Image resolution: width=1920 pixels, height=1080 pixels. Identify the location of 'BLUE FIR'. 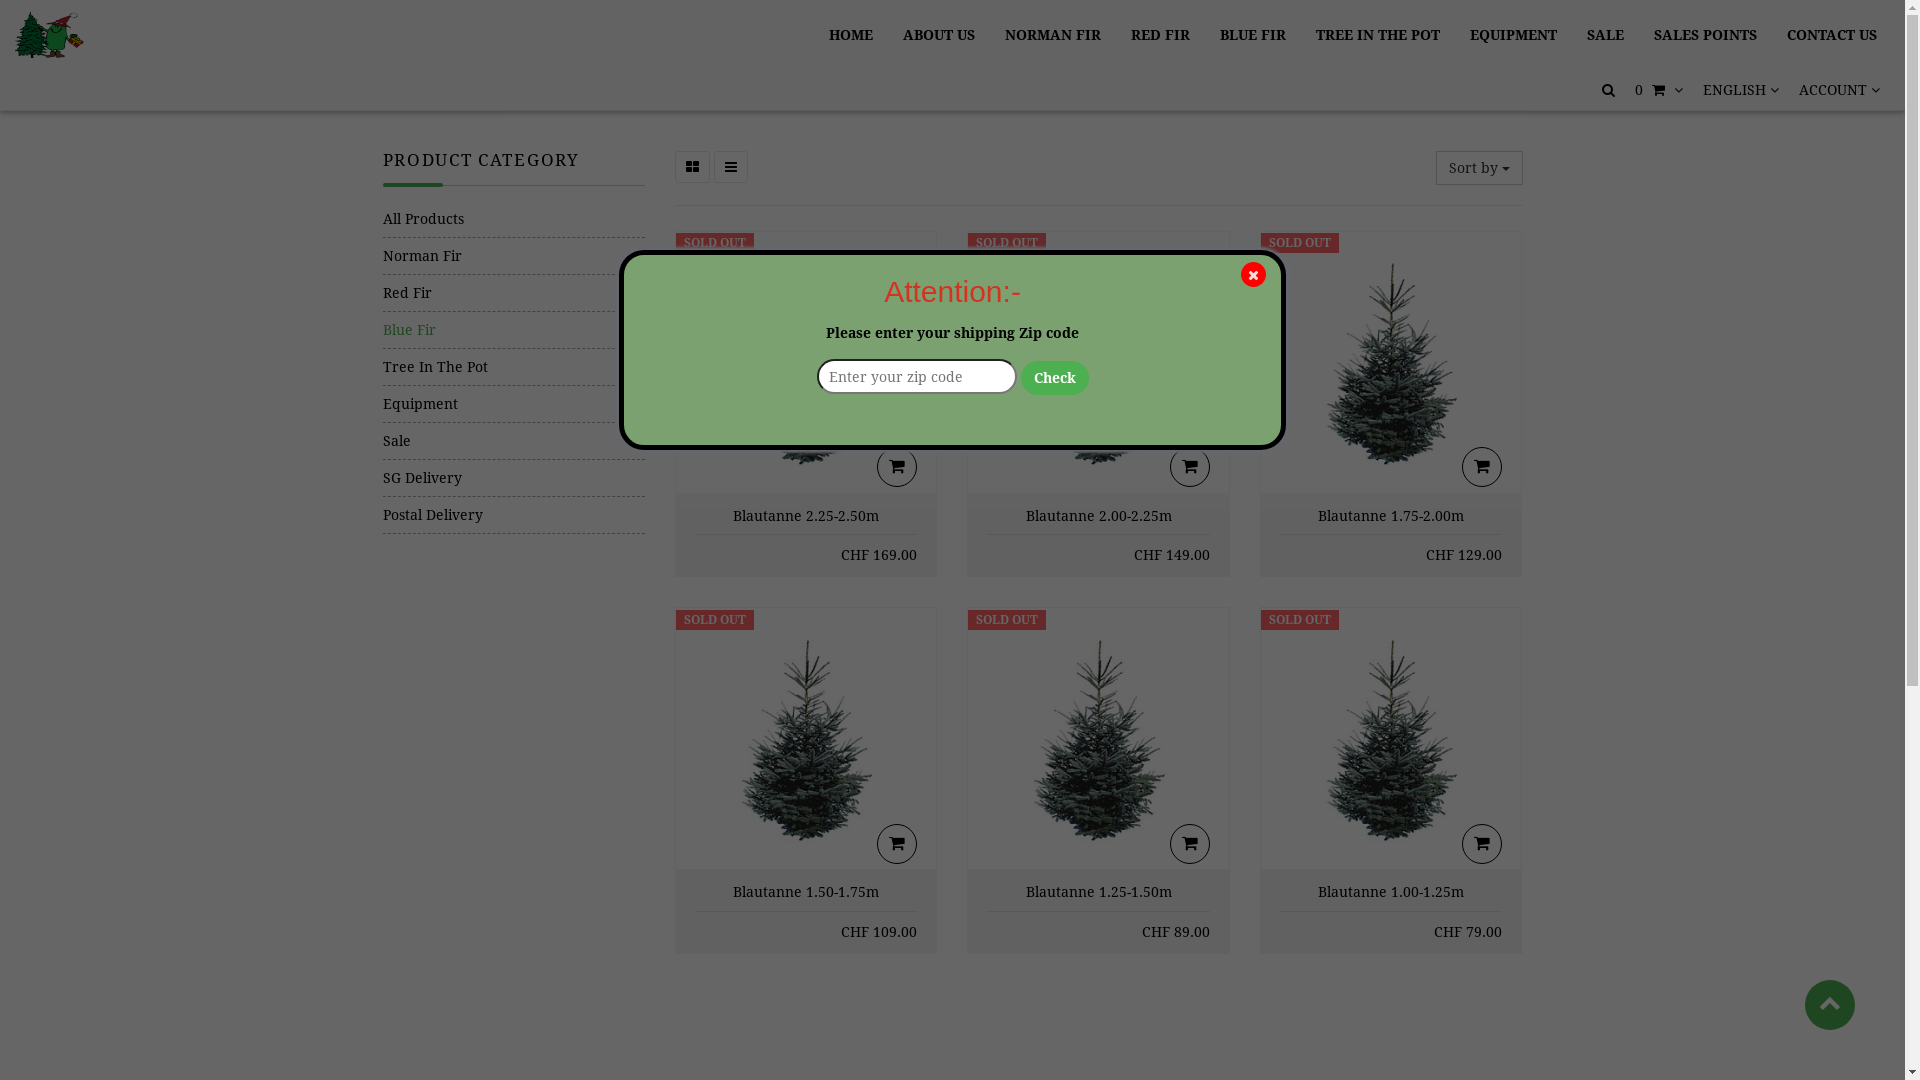
(1251, 34).